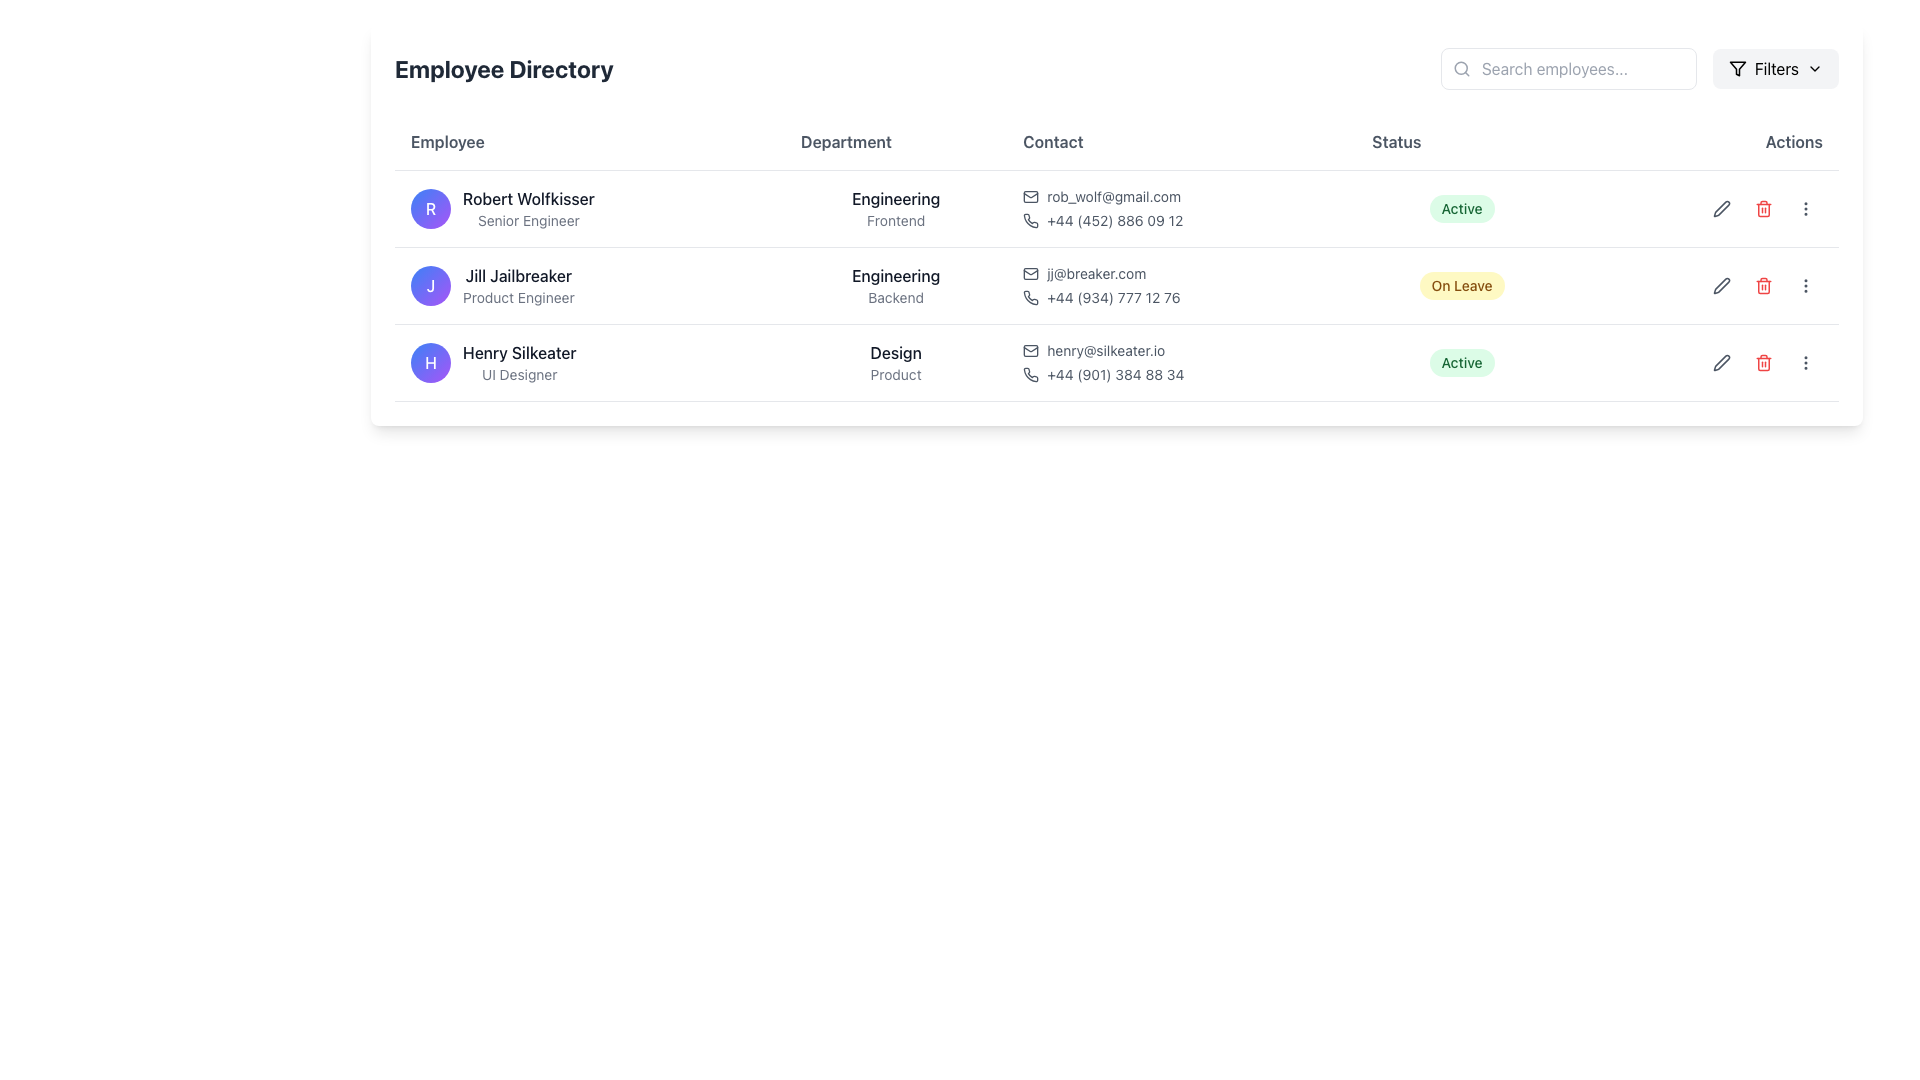 The width and height of the screenshot is (1920, 1080). I want to click on label on the Badge indicating the current status of the employee, which shows 'Active' for Robert Wolfkisser in the Employee Directory, so click(1462, 208).